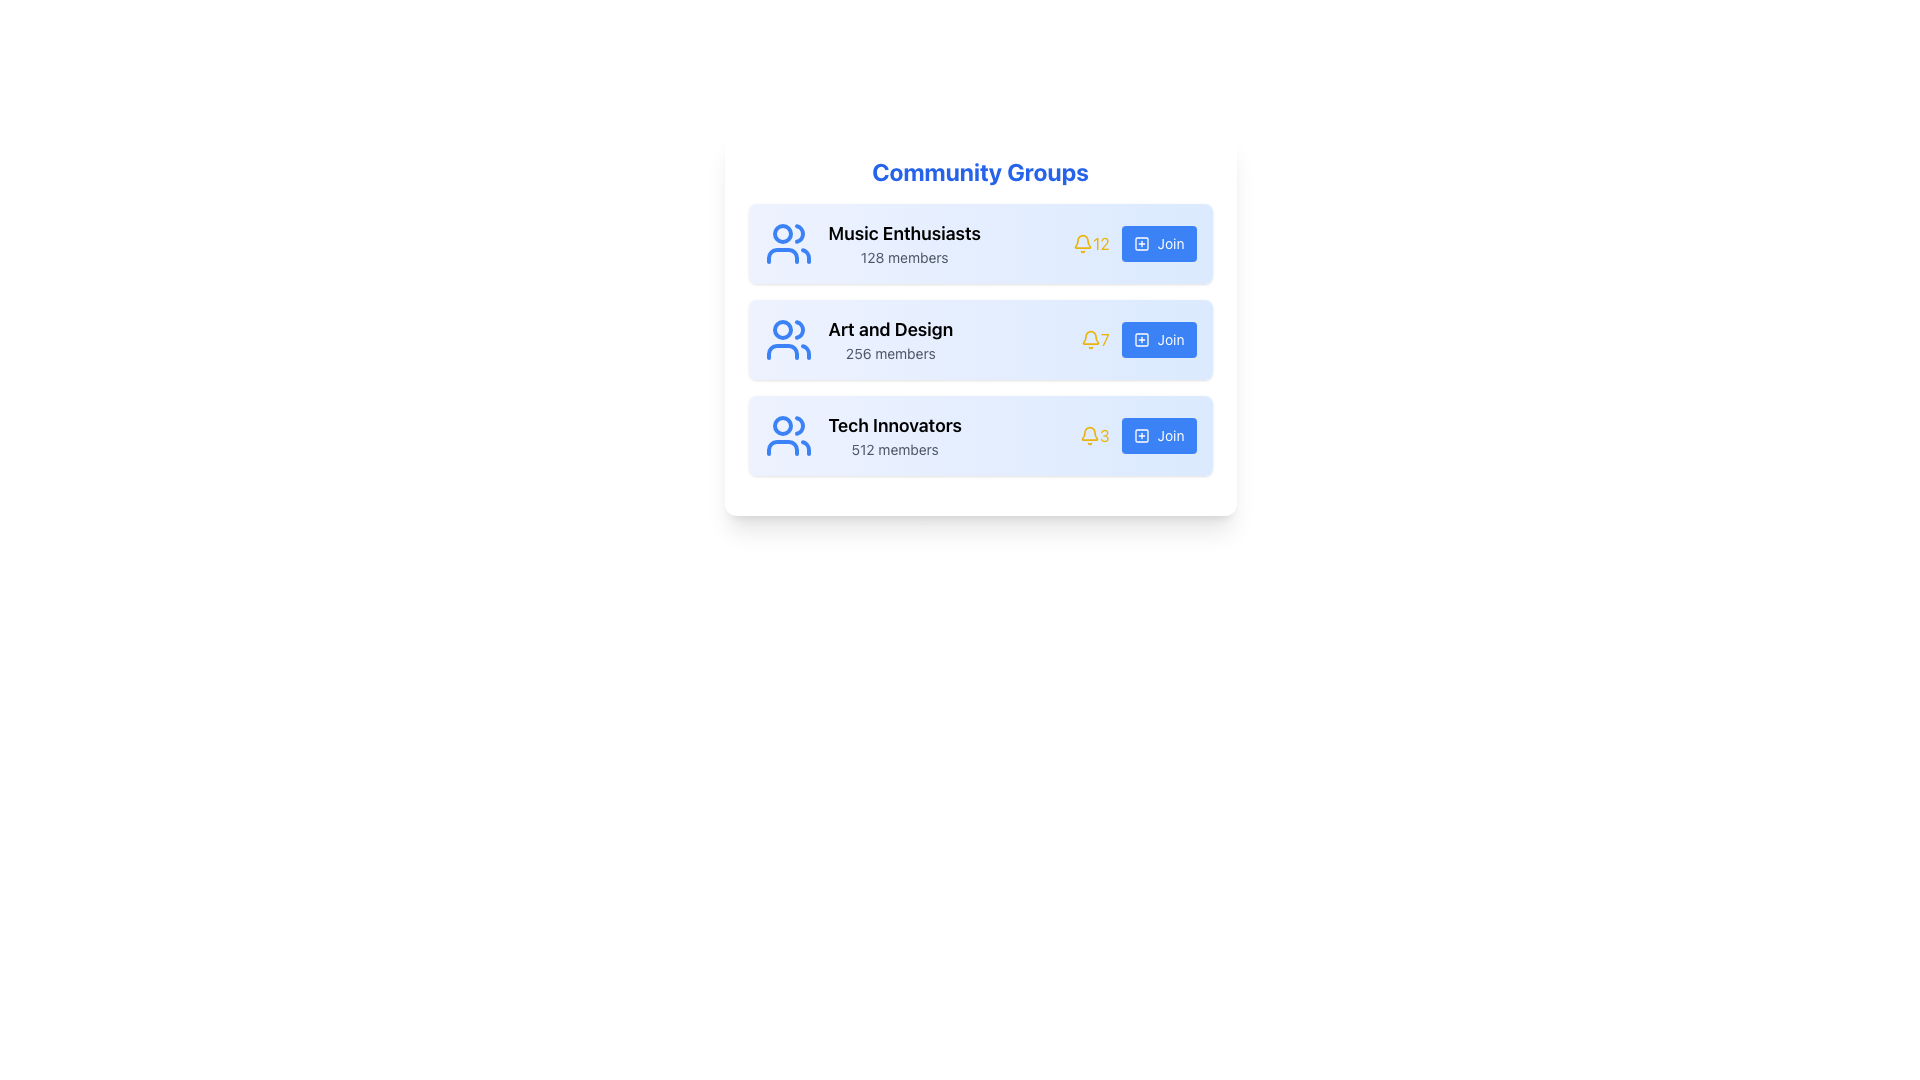  What do you see at coordinates (787, 434) in the screenshot?
I see `the 'Tech Innovators' icon, which is located to the left of the 'Tech Innovators' text in the community groups list` at bounding box center [787, 434].